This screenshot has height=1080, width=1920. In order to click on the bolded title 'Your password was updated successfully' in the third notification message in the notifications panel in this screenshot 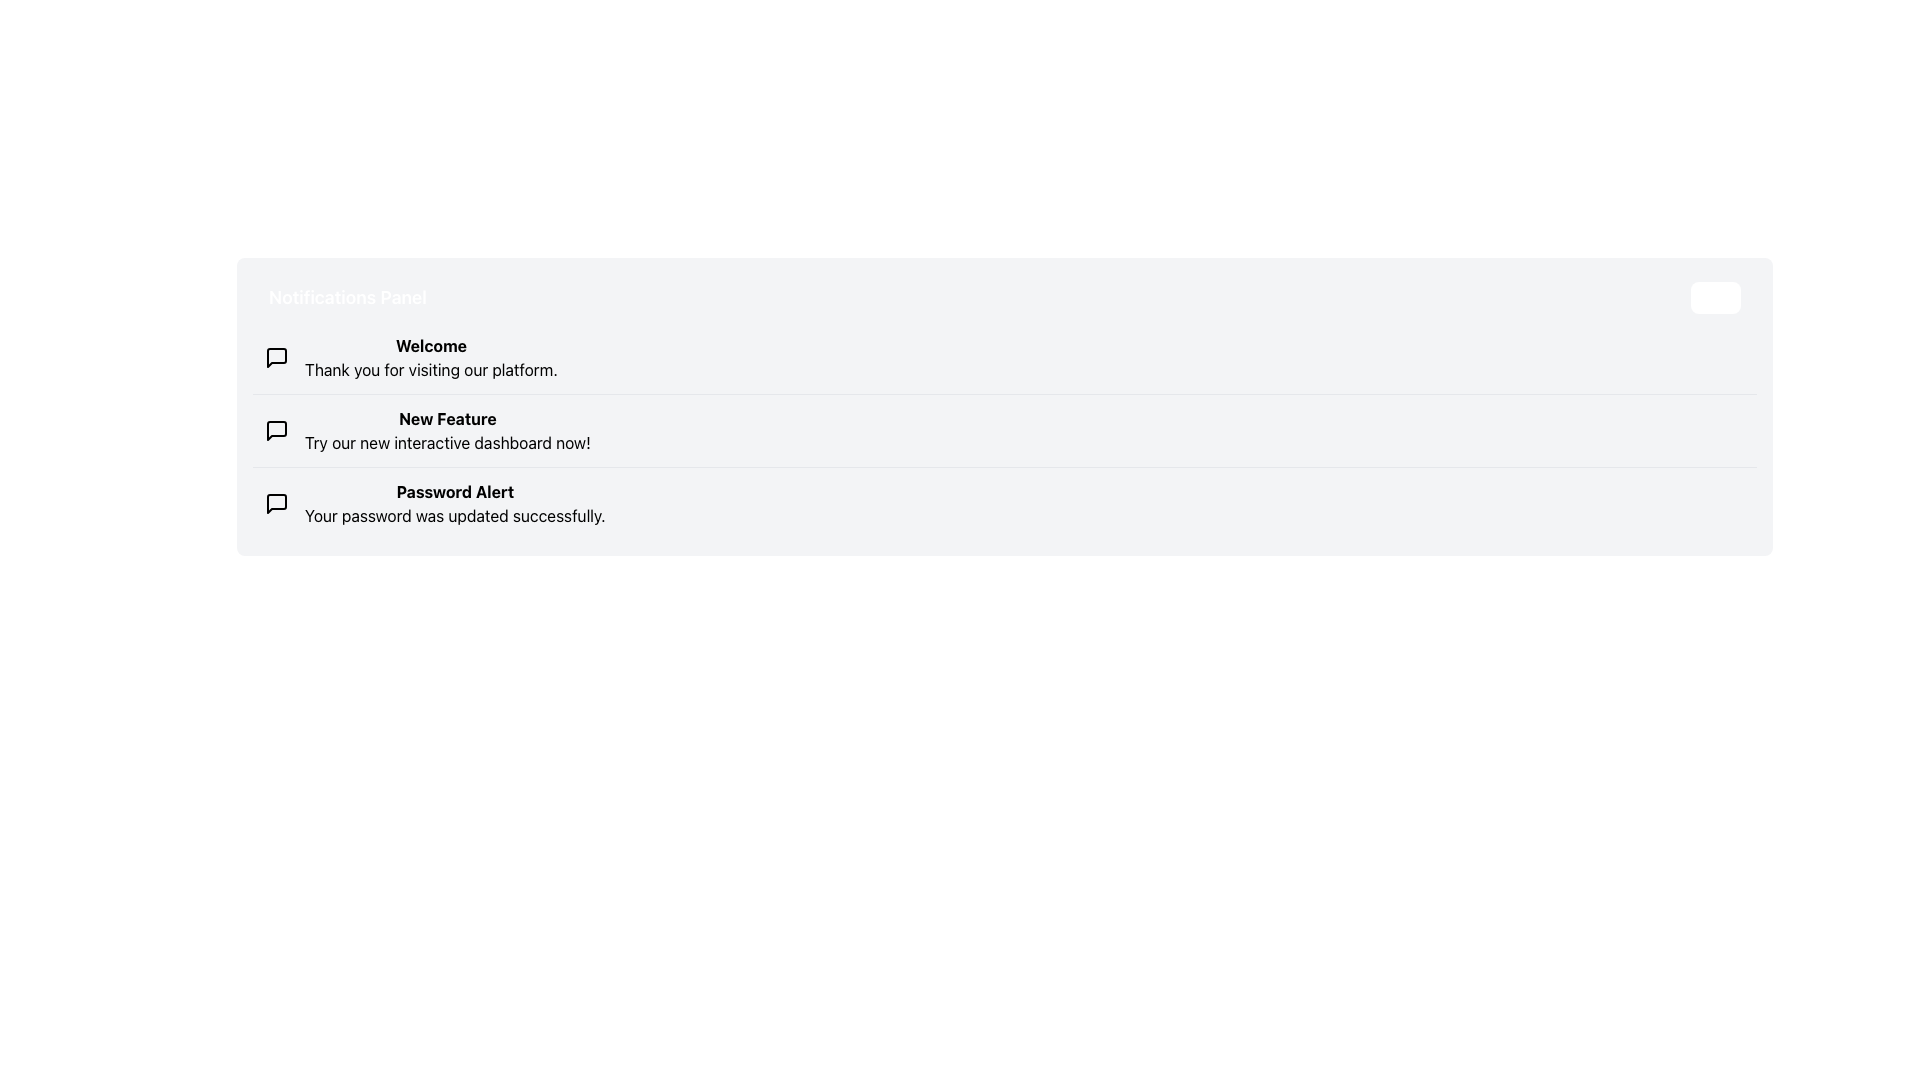, I will do `click(454, 492)`.